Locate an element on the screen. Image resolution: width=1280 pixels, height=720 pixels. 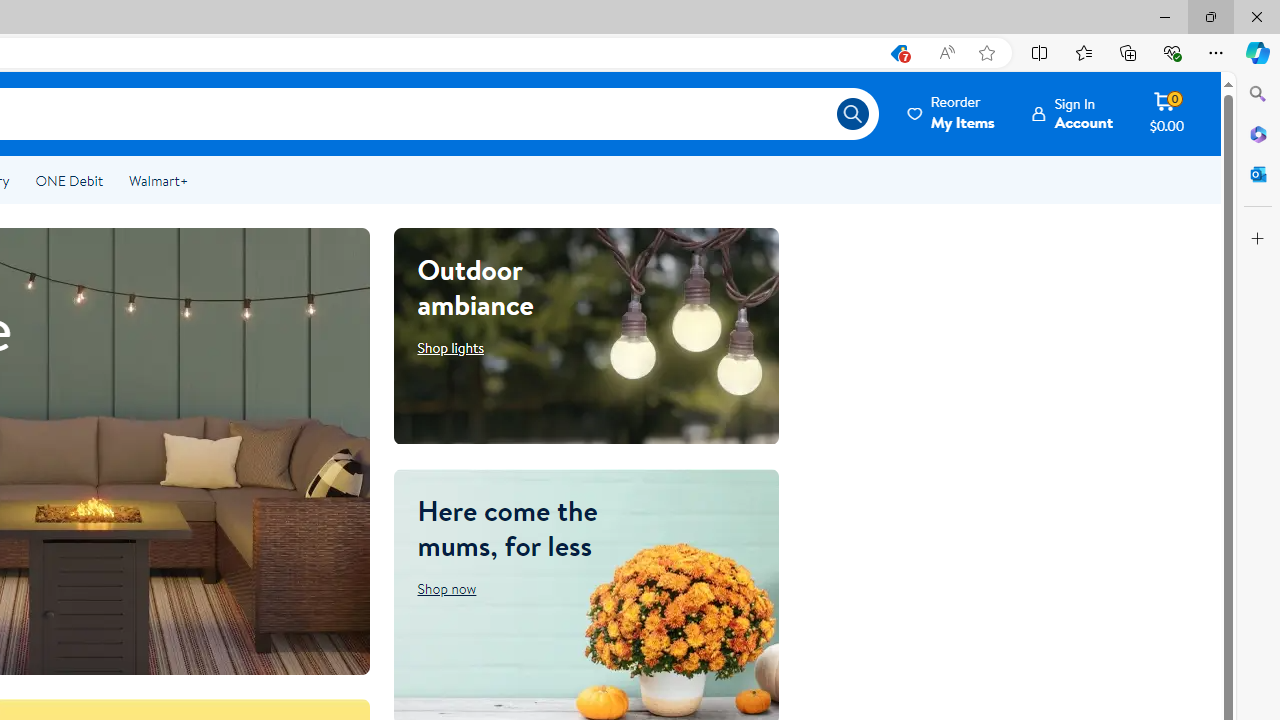
'Reorder My Items' is located at coordinates (951, 113).